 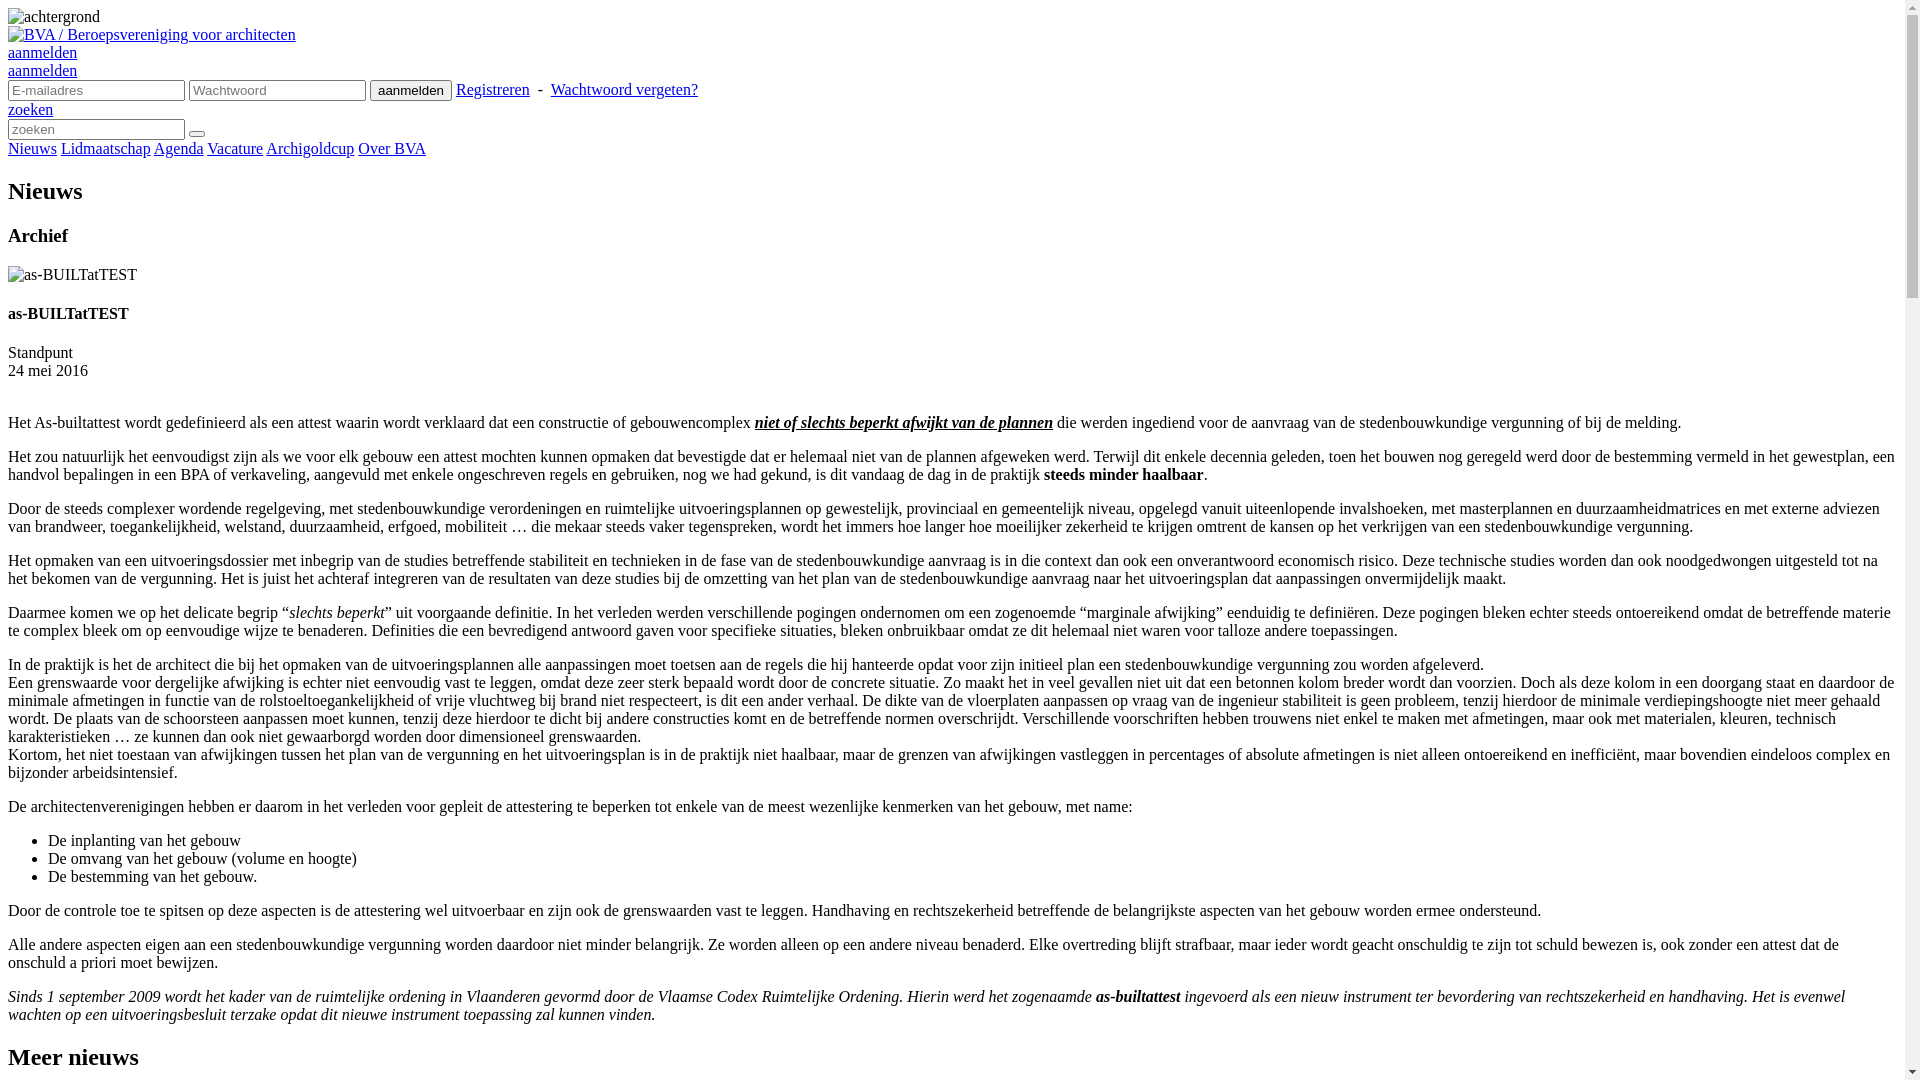 What do you see at coordinates (8, 69) in the screenshot?
I see `'aanmelden'` at bounding box center [8, 69].